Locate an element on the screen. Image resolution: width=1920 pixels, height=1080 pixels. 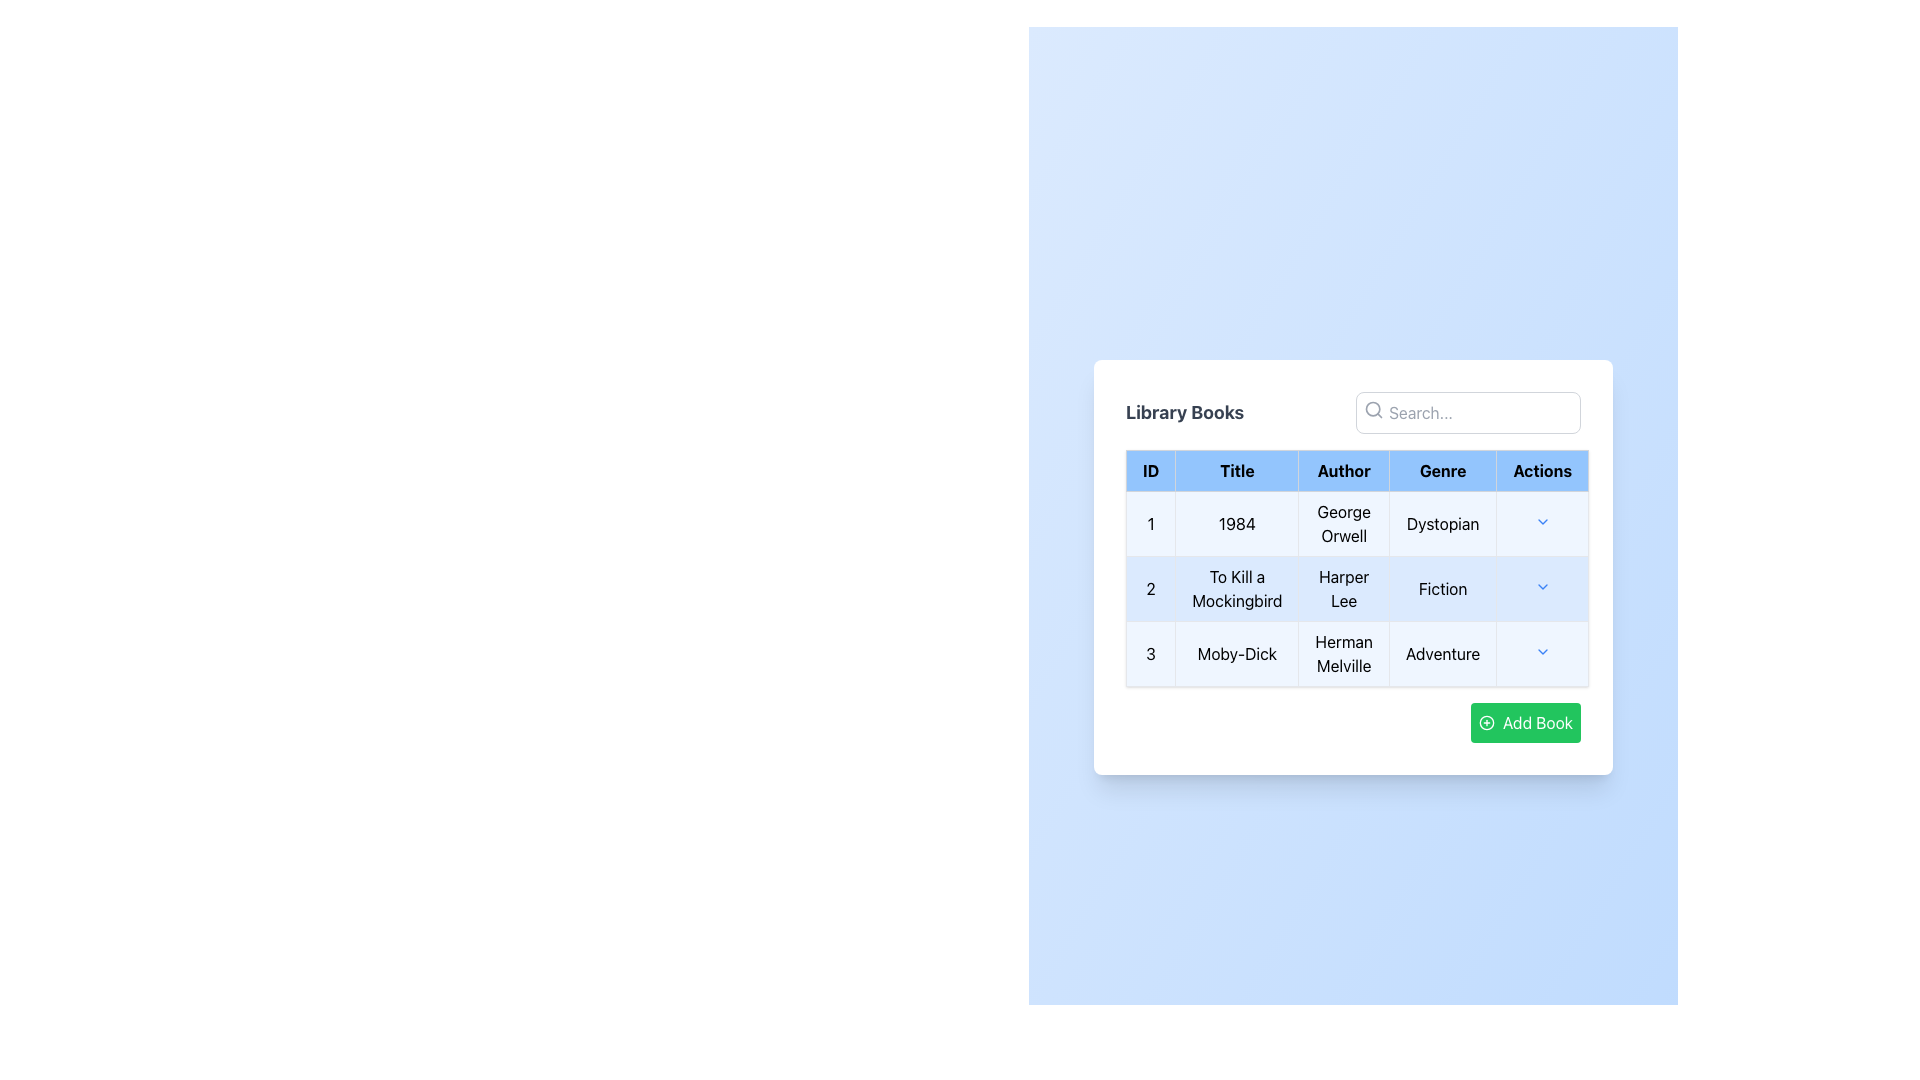
the search icon located on the left side of the search input field at the top-right section of the library books table UI is located at coordinates (1373, 408).